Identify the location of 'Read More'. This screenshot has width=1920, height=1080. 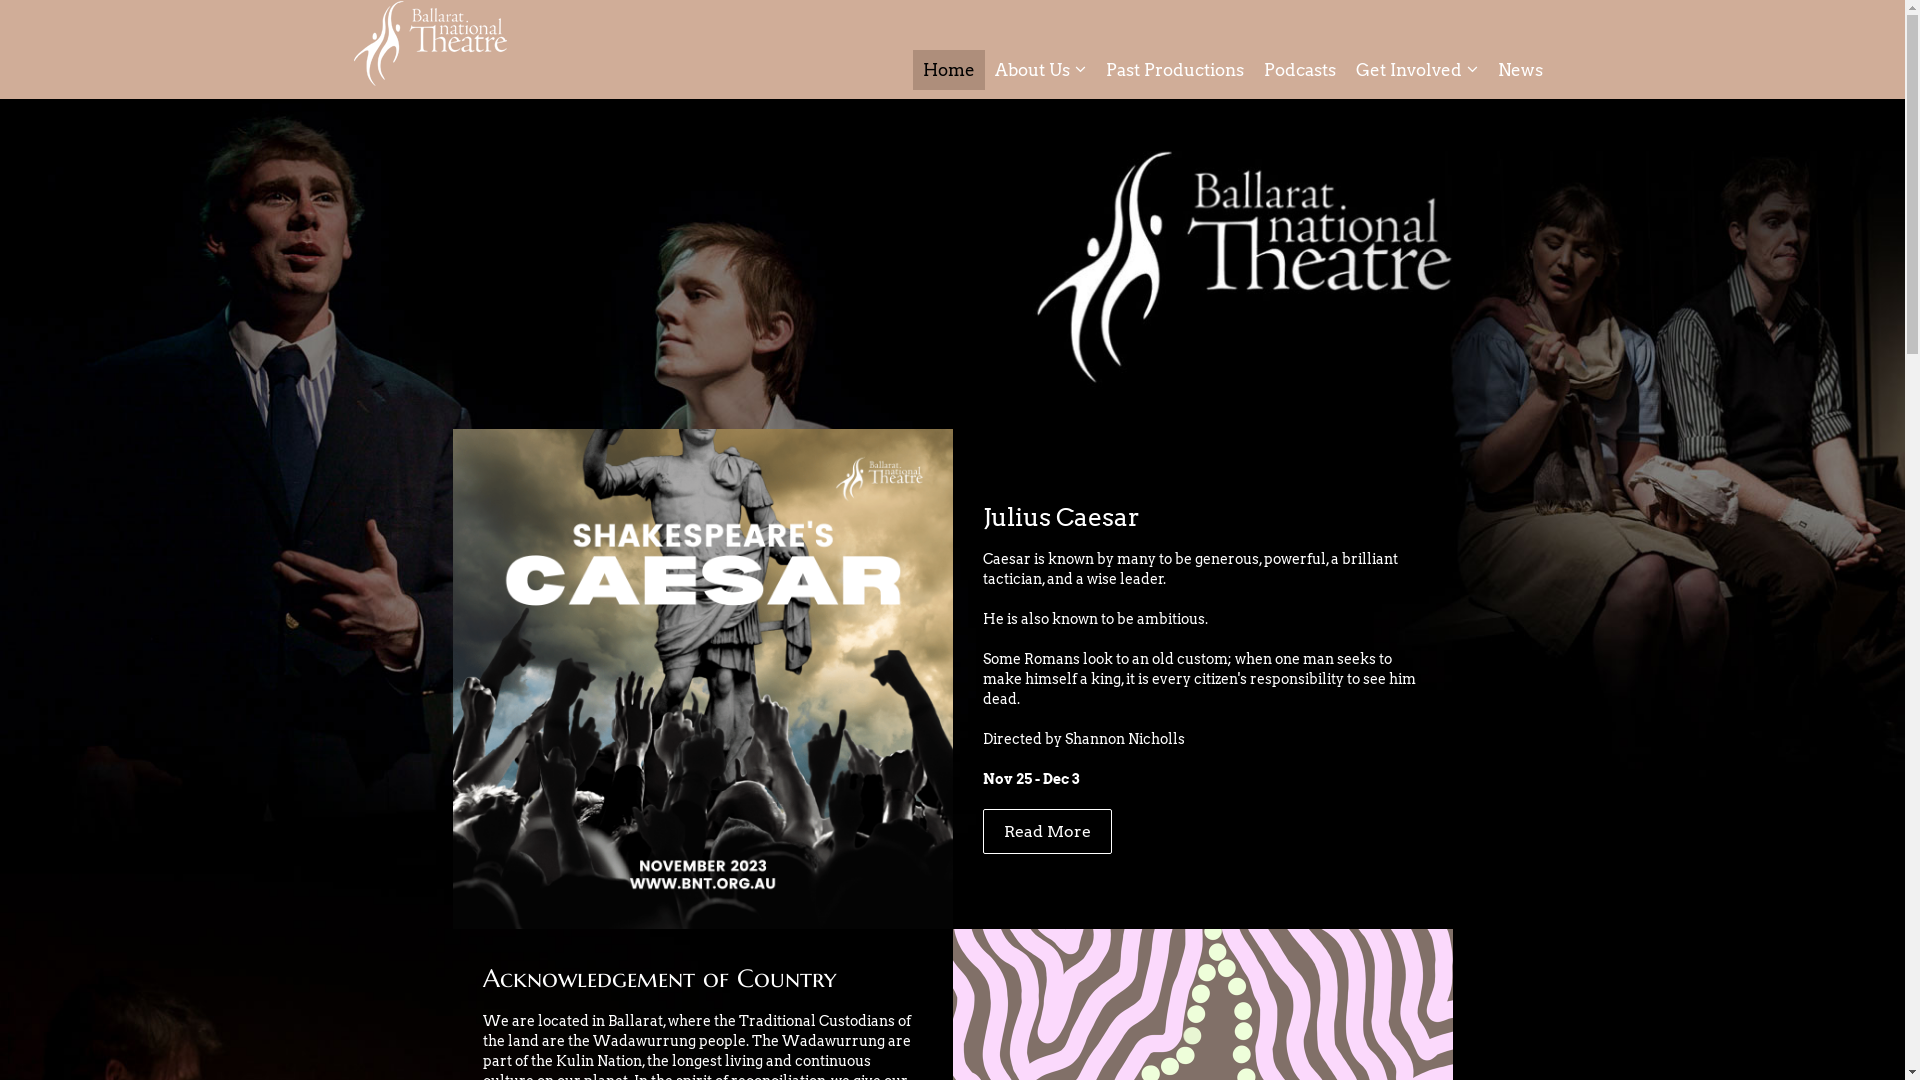
(1045, 830).